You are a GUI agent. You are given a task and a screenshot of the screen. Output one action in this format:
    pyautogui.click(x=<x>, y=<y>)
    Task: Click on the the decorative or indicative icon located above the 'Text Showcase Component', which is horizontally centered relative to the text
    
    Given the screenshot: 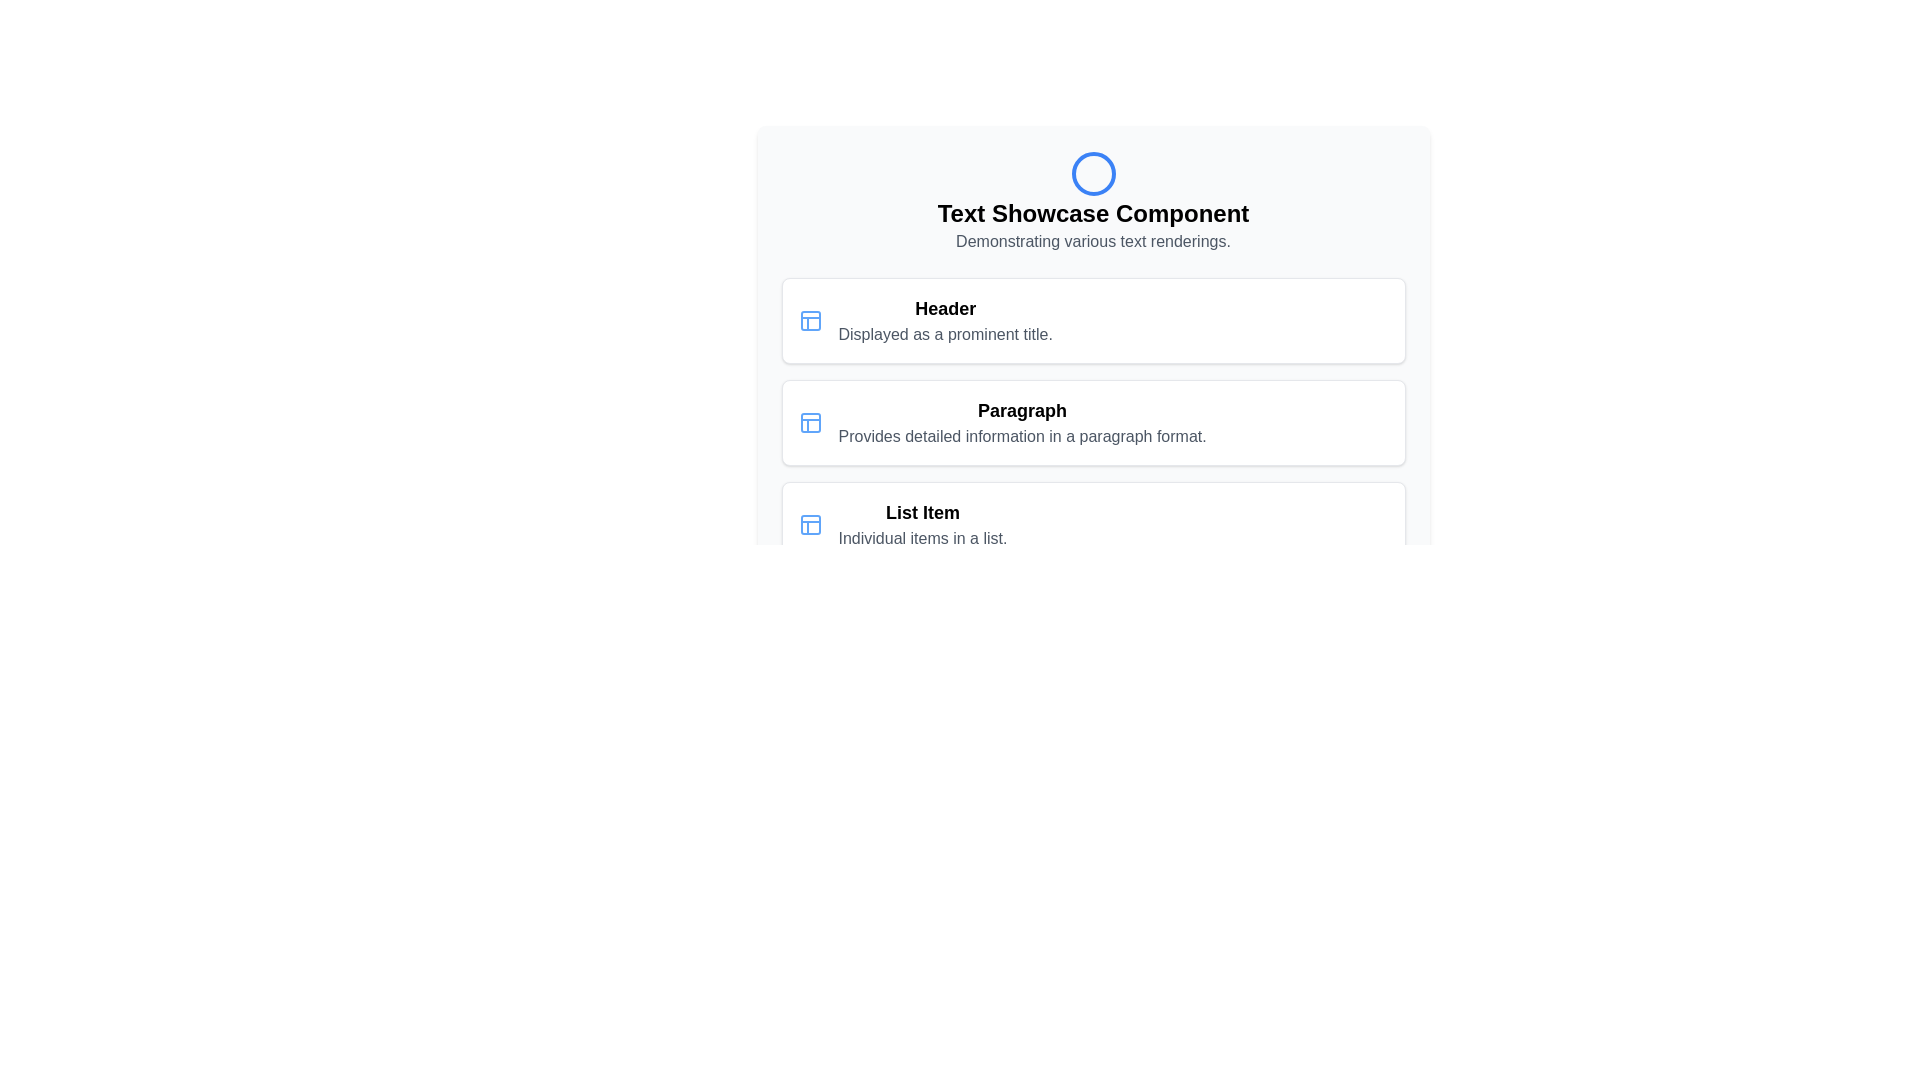 What is the action you would take?
    pyautogui.click(x=1092, y=172)
    